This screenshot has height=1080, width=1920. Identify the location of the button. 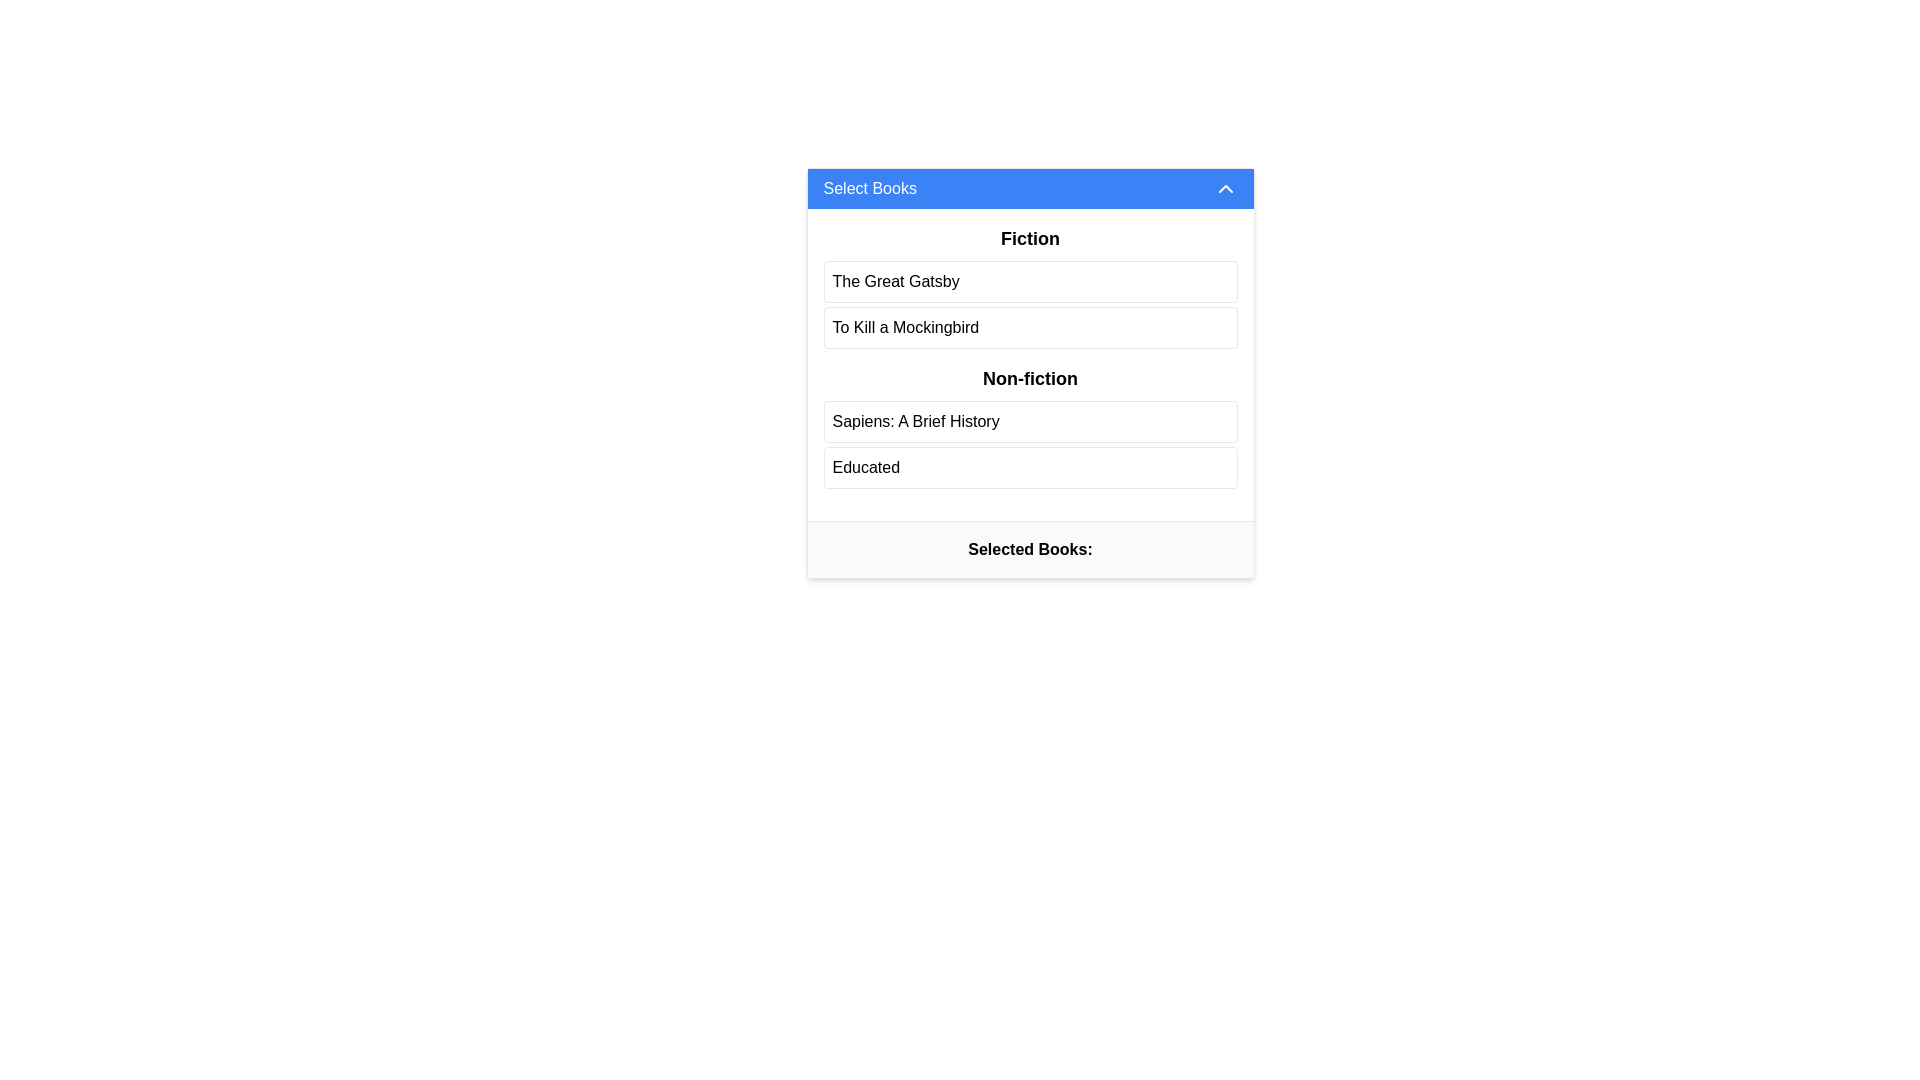
(1030, 281).